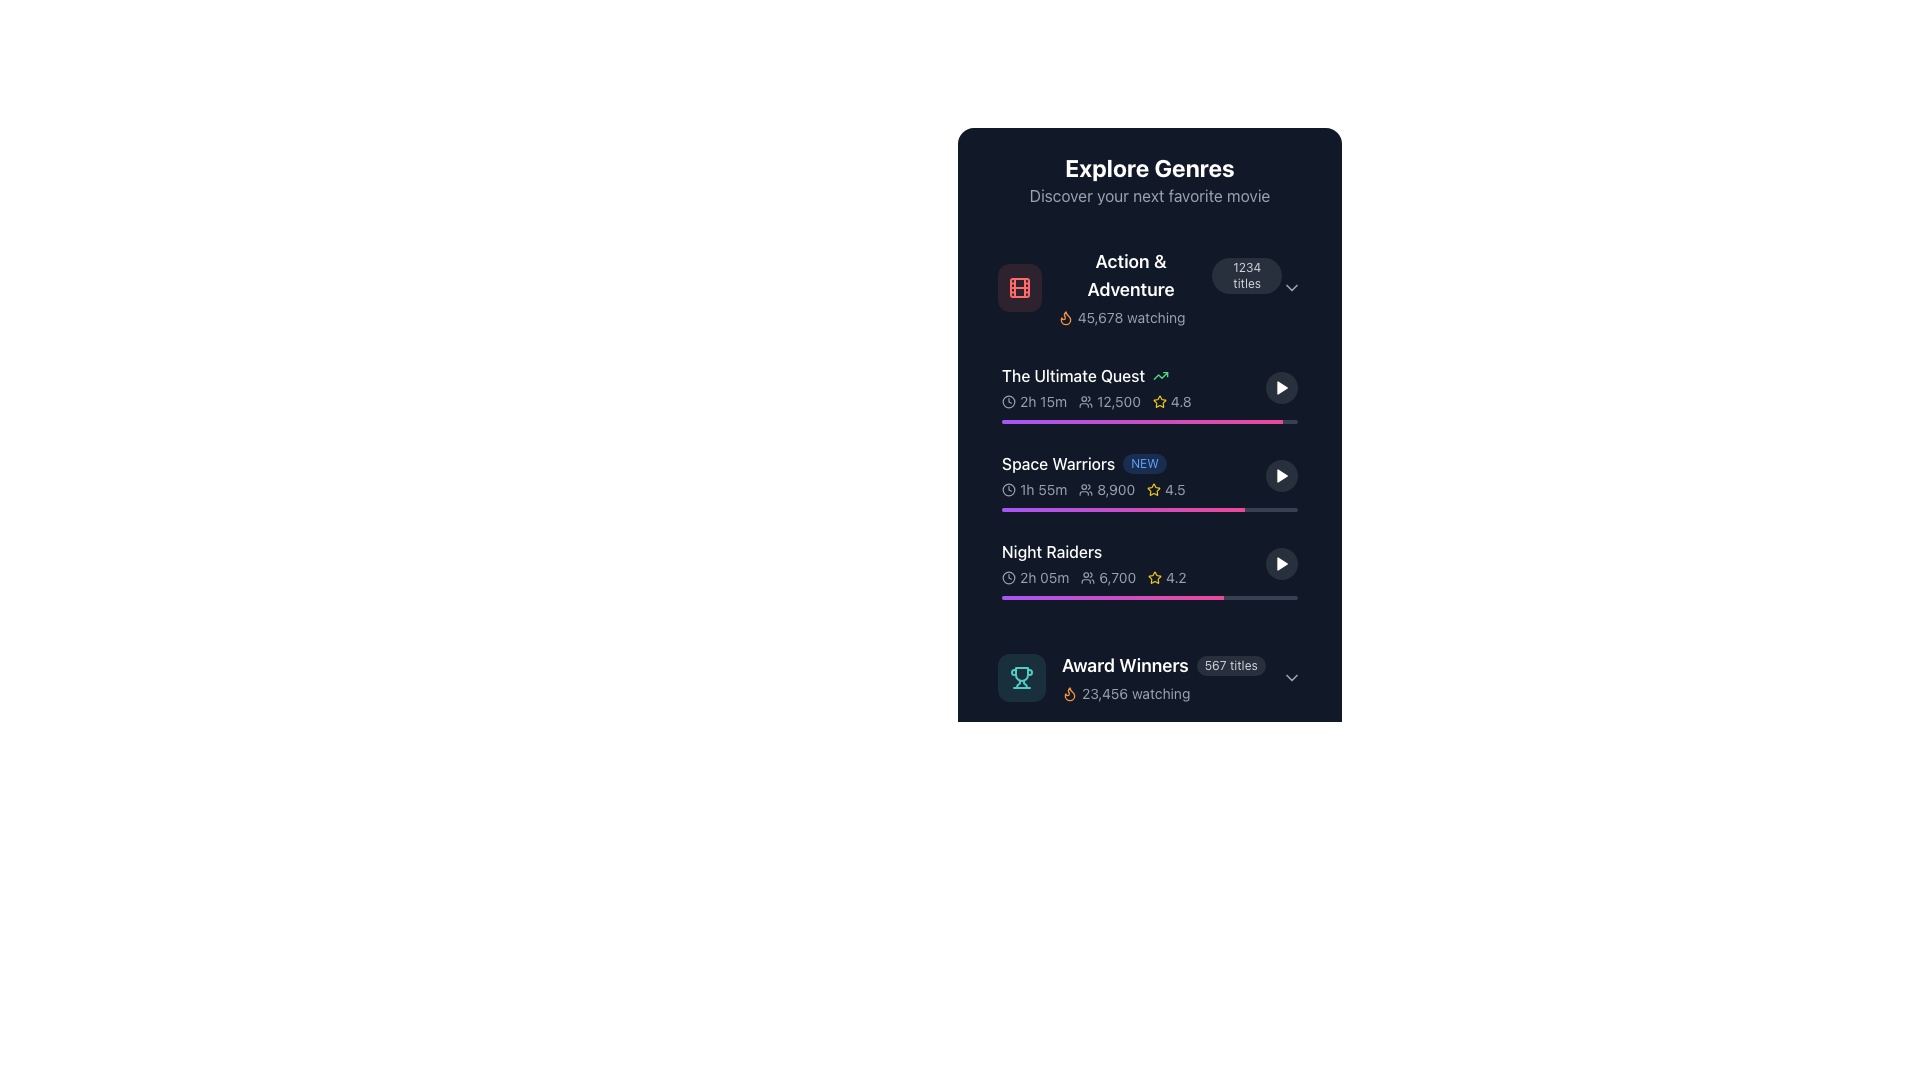 This screenshot has width=1920, height=1080. Describe the element at coordinates (1108, 401) in the screenshot. I see `the text label displaying '12,500', which is styled with a small gray font and located next to an icon resembling a group of people, positioned in the second row under the 'Explore Genres' section, specifically to the right of the duration text ('2h 15m')` at that location.